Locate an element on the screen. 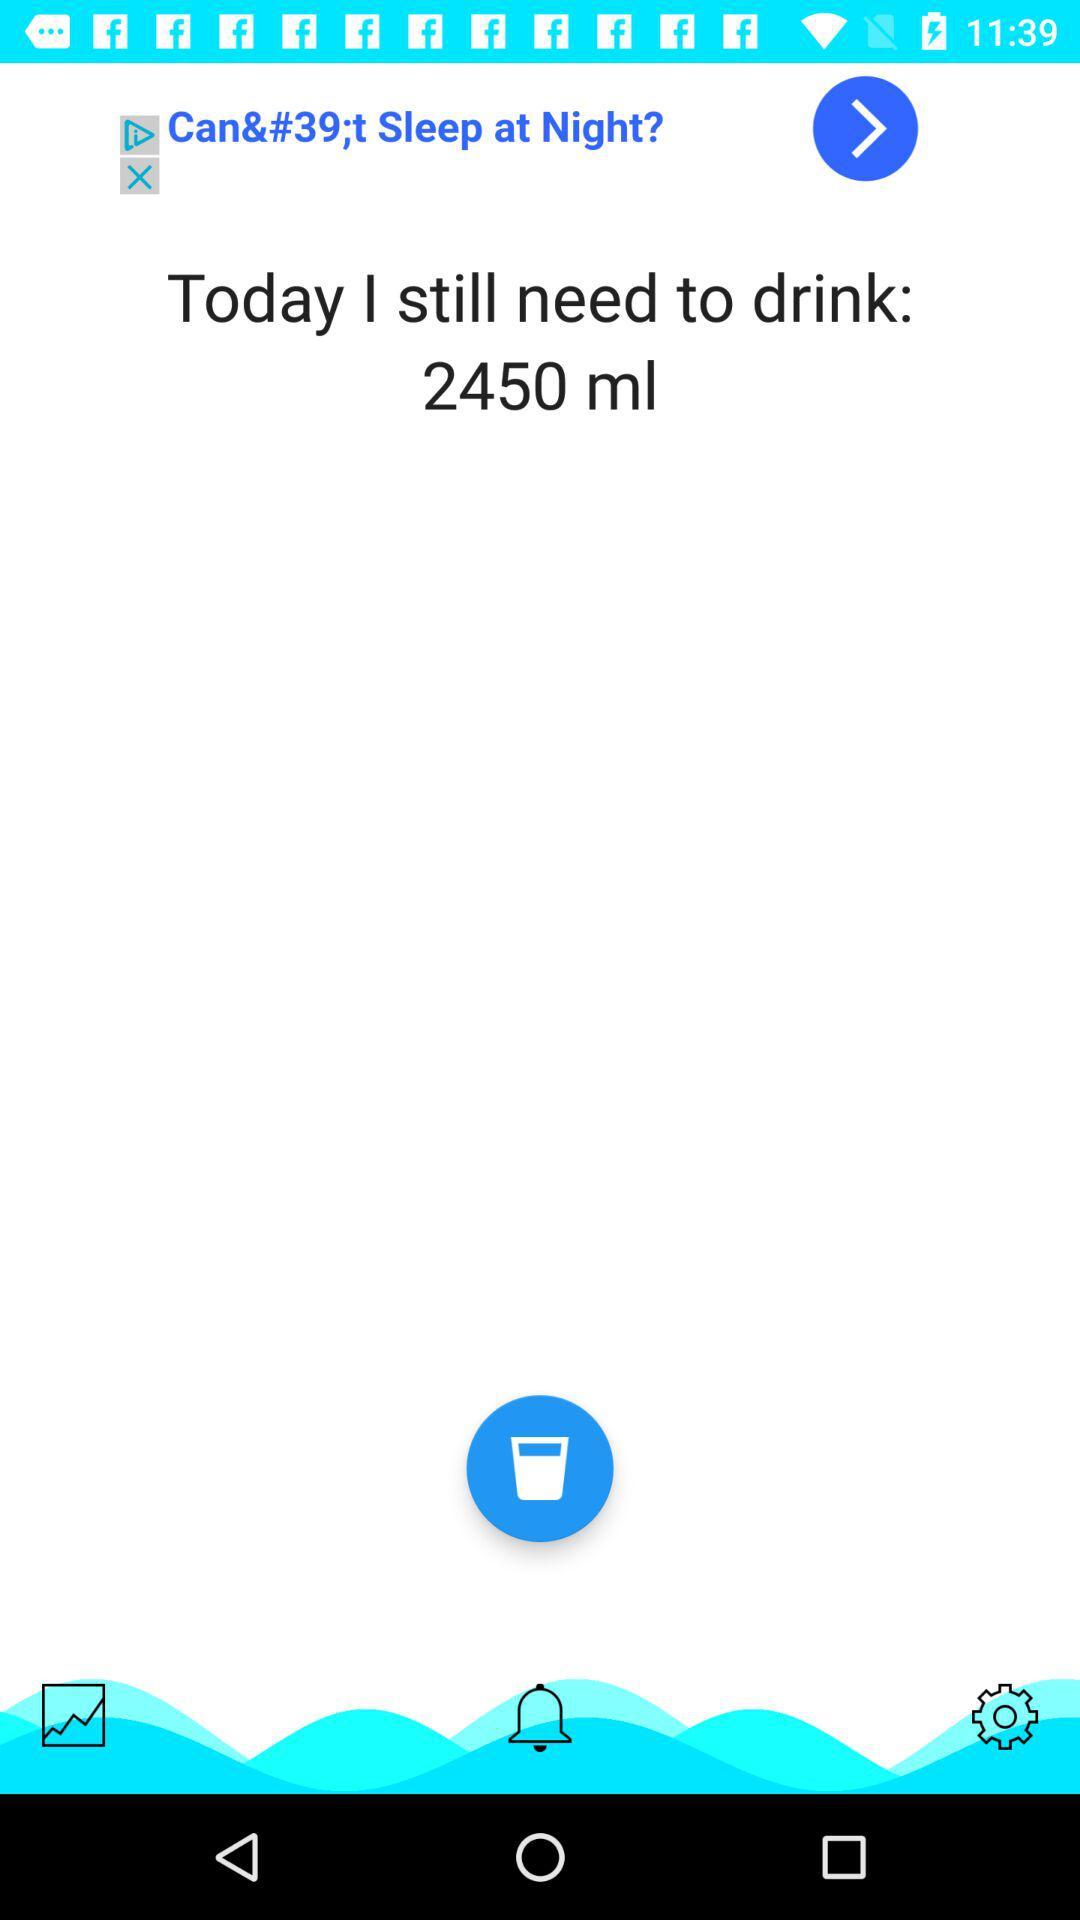 This screenshot has height=1920, width=1080. notifications is located at coordinates (540, 1716).